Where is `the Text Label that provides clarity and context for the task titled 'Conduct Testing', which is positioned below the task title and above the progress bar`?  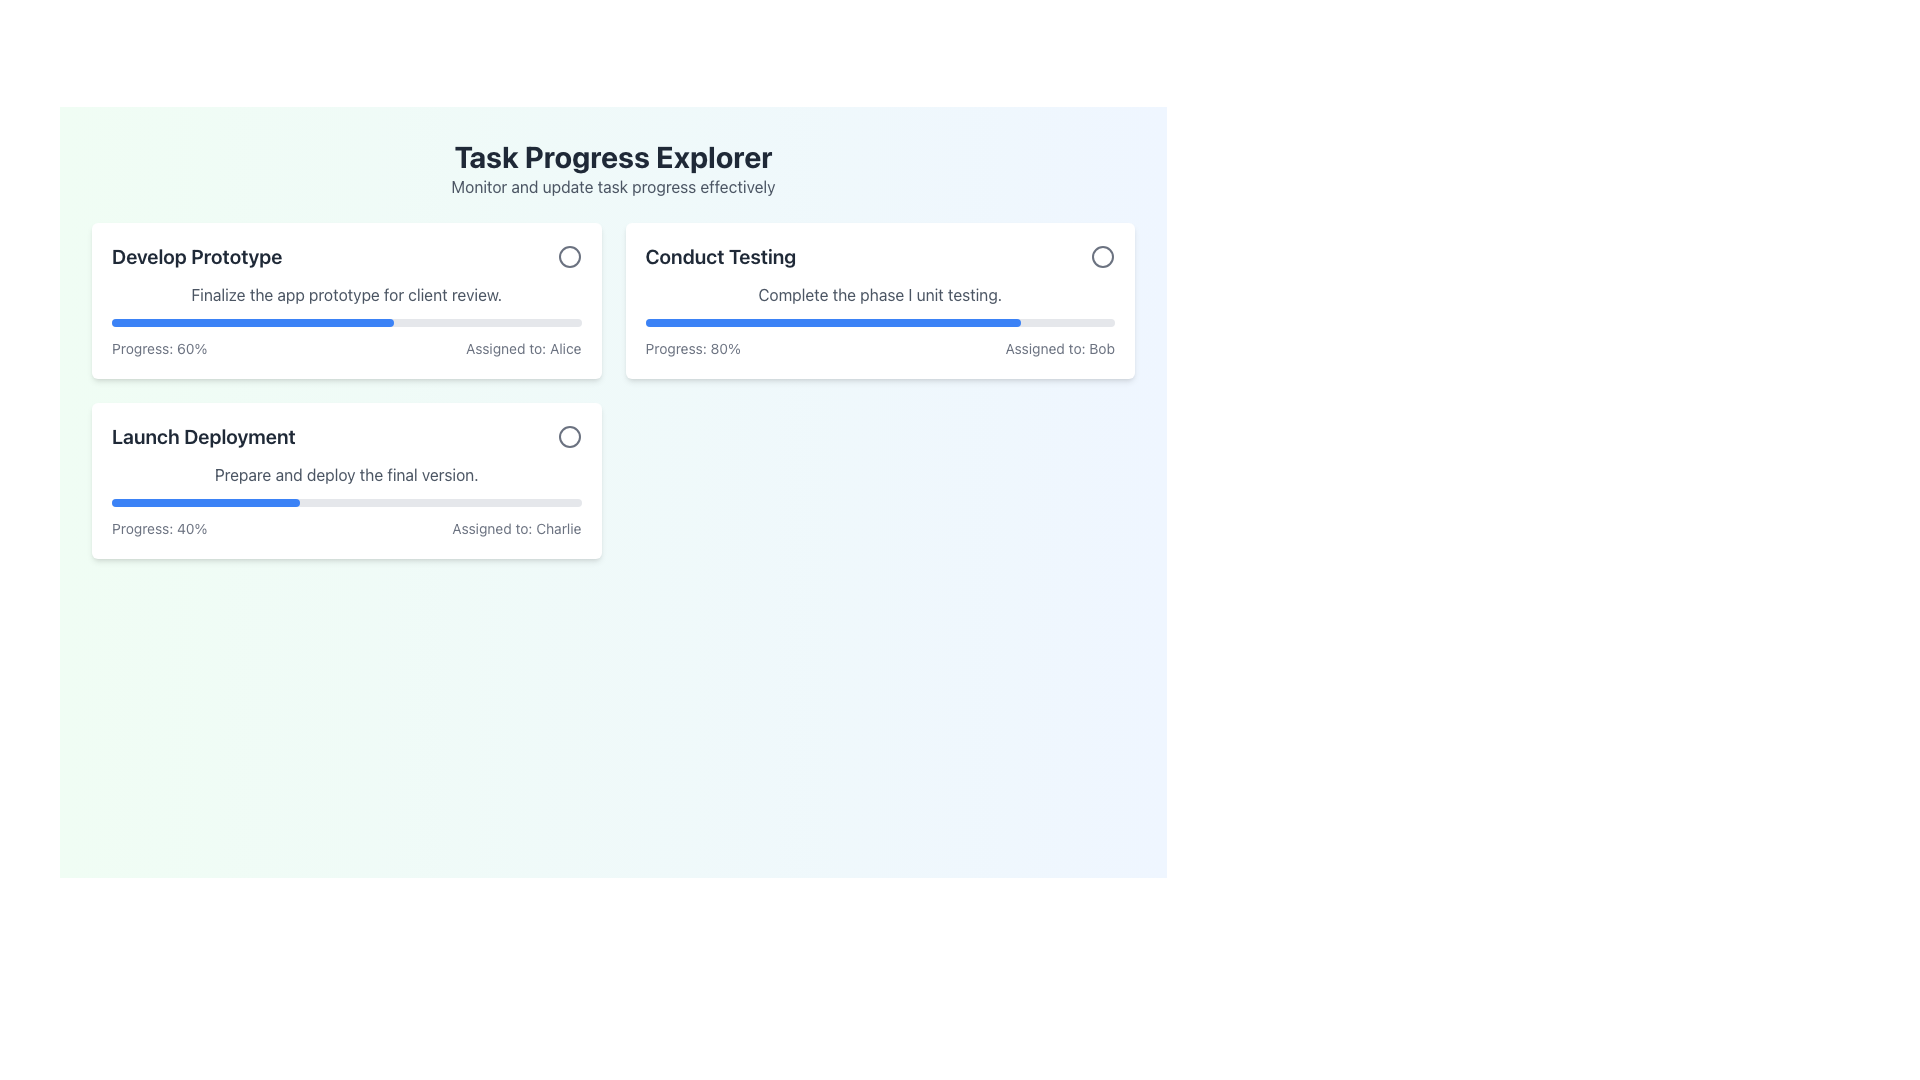 the Text Label that provides clarity and context for the task titled 'Conduct Testing', which is positioned below the task title and above the progress bar is located at coordinates (880, 294).